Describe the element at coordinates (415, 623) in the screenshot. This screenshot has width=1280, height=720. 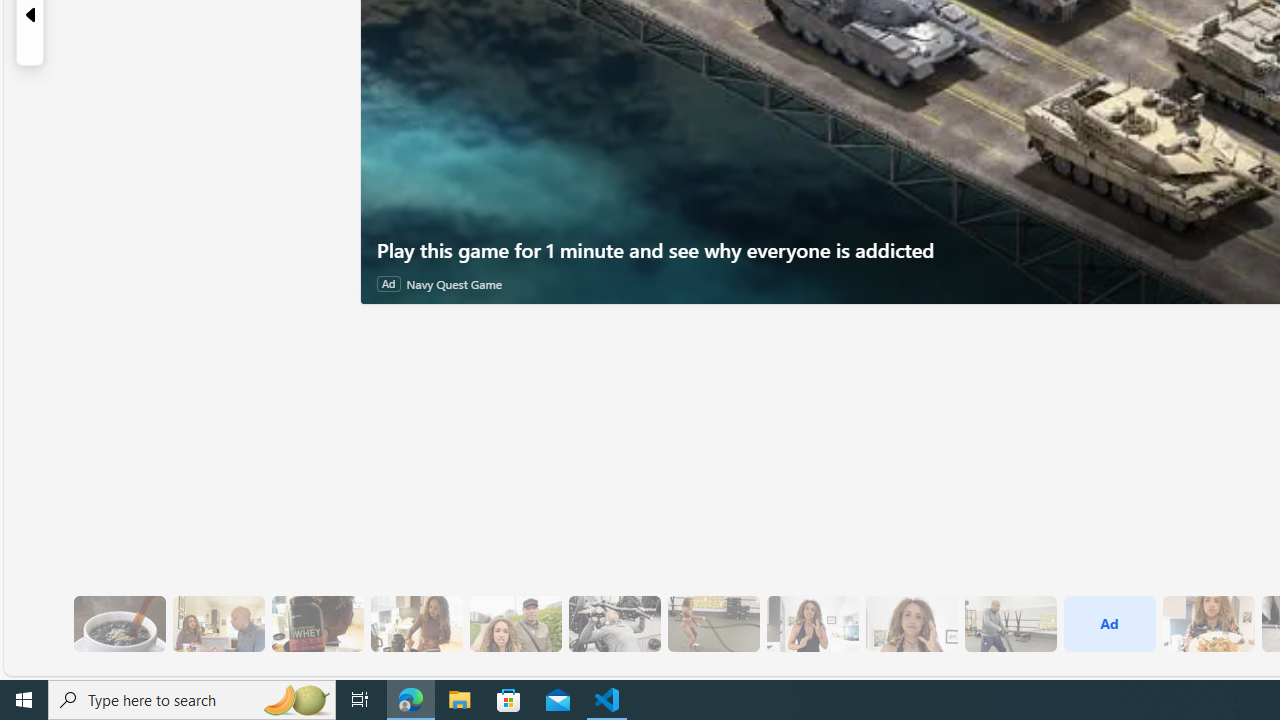
I see `'7 They Don'` at that location.